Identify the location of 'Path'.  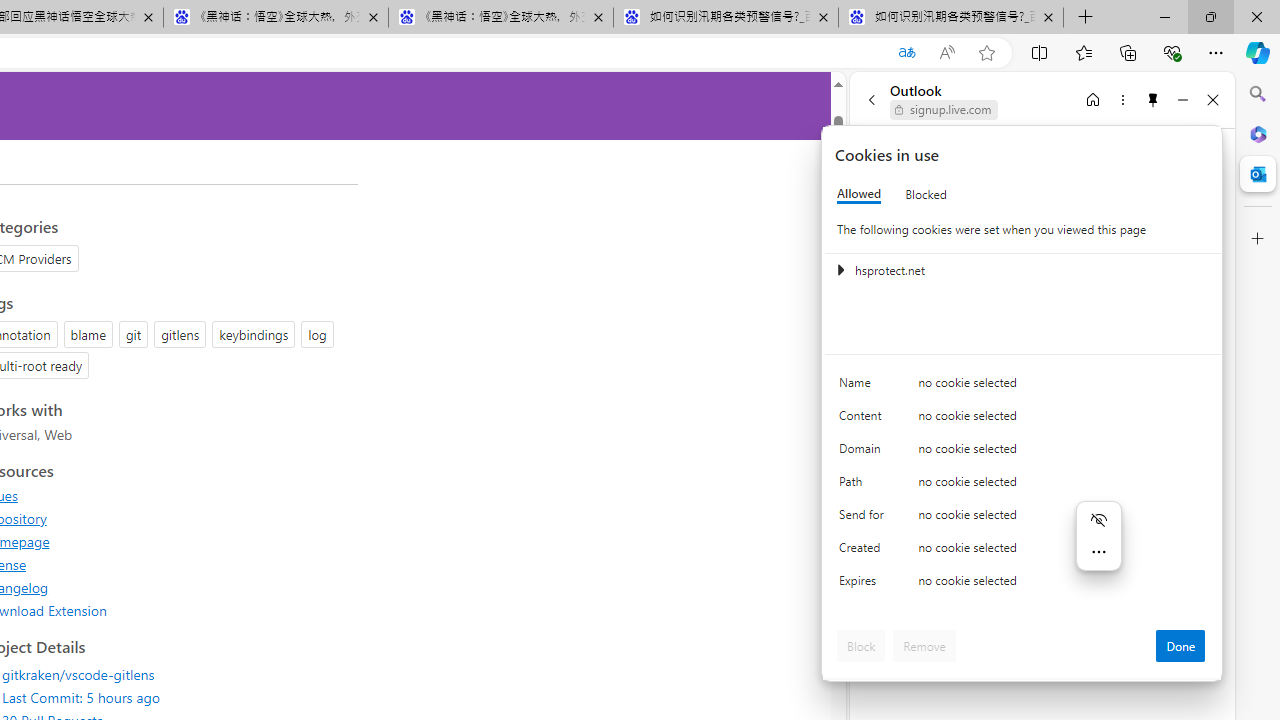
(865, 486).